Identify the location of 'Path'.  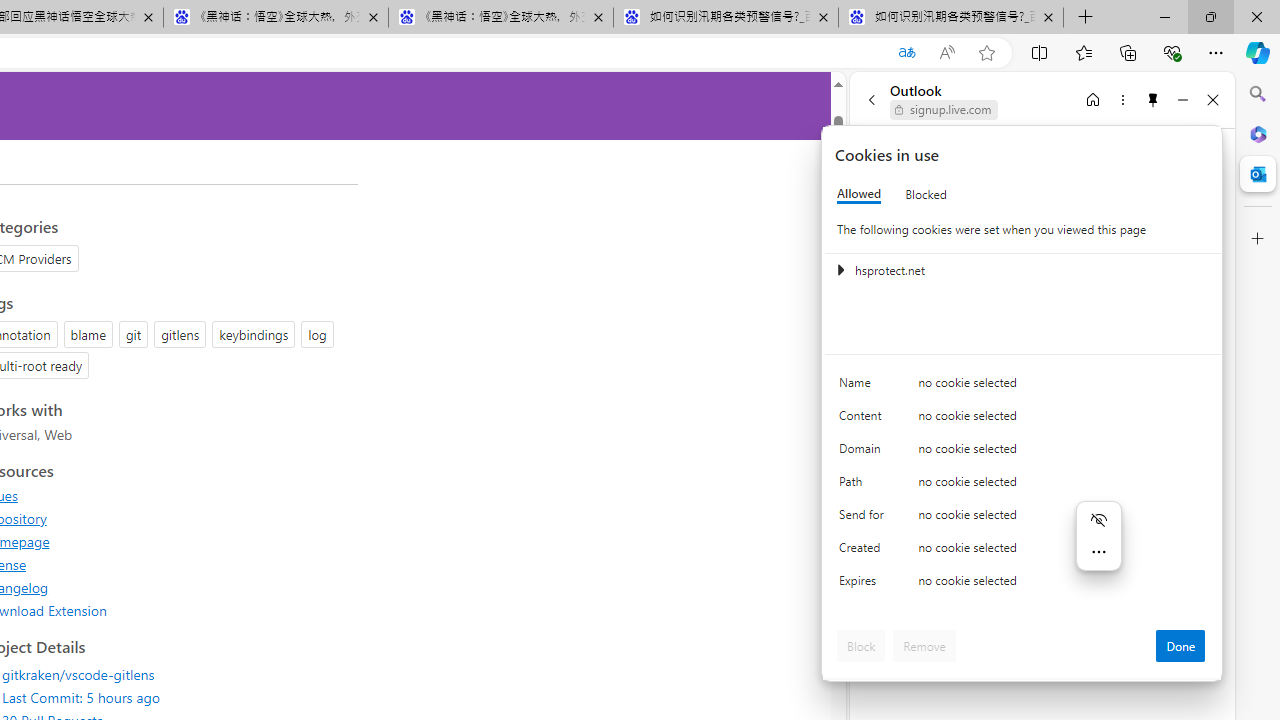
(865, 486).